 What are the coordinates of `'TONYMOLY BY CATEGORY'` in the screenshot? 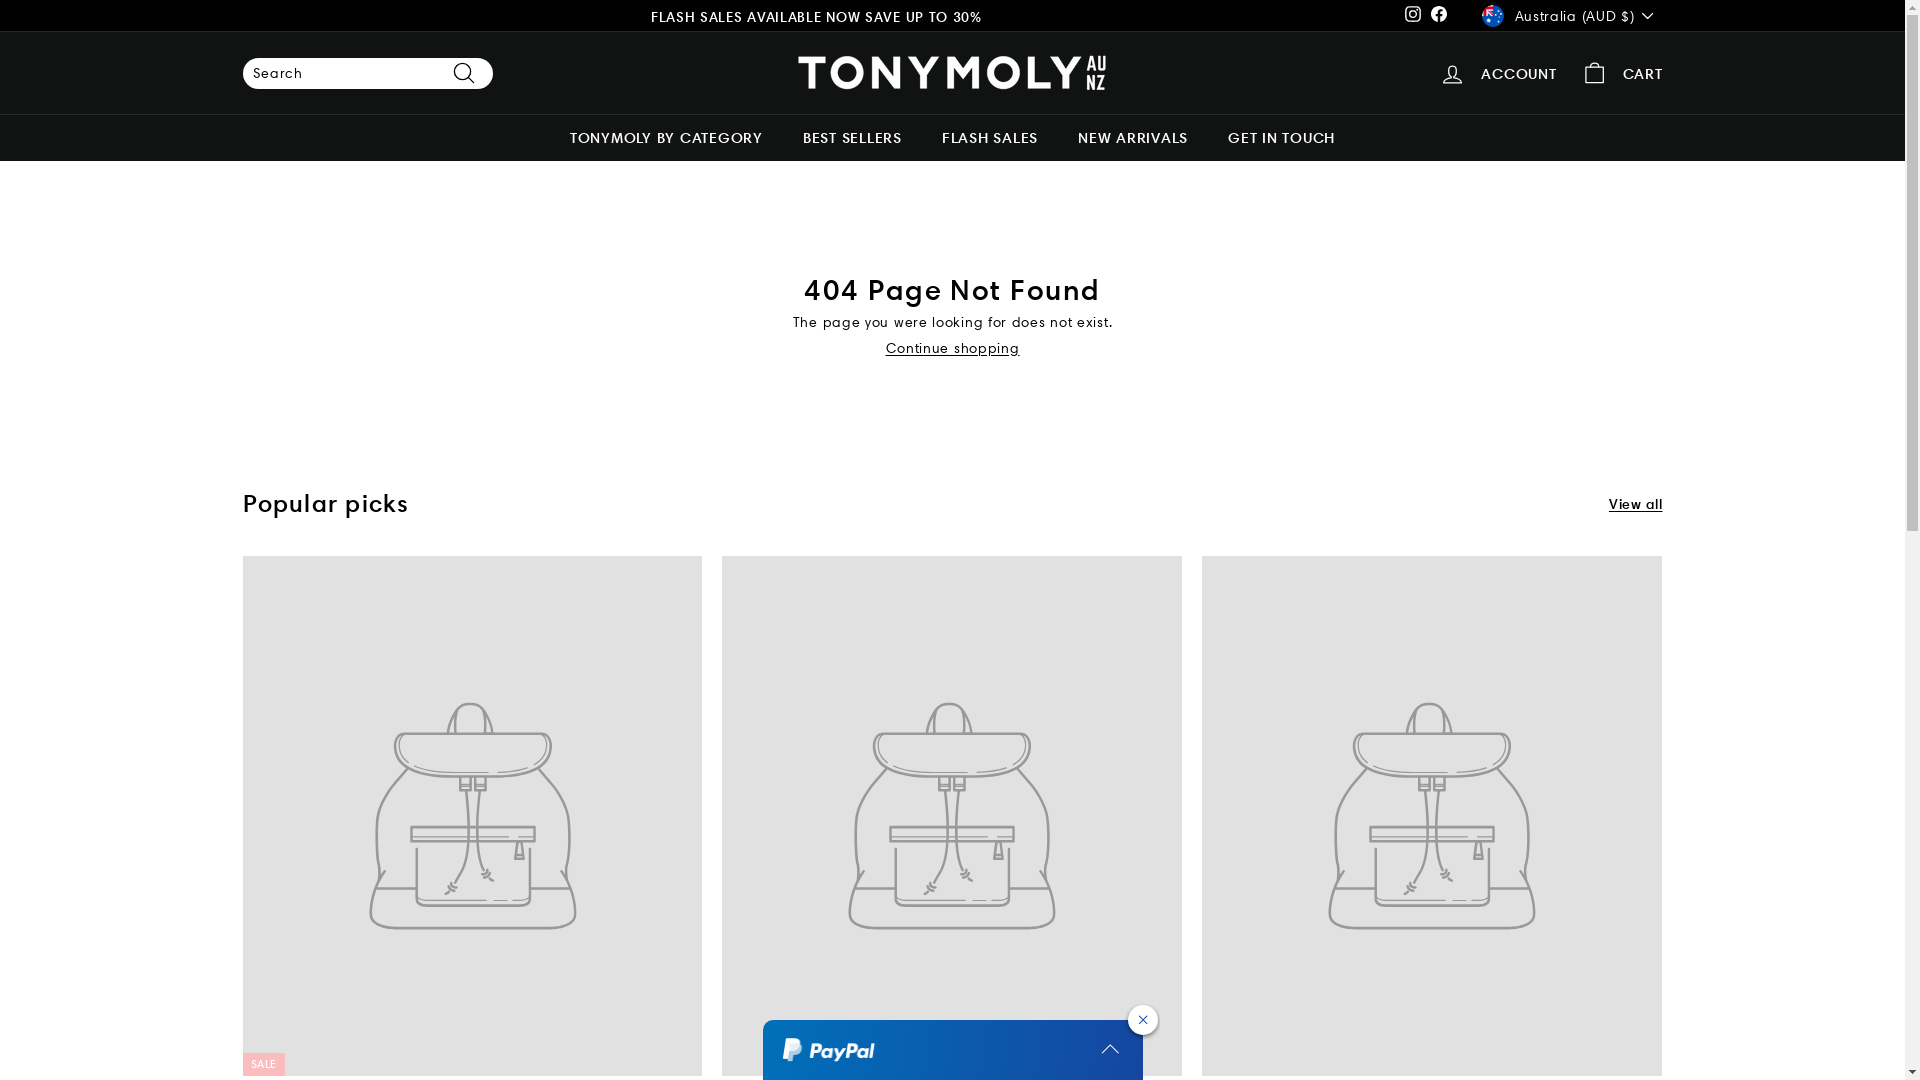 It's located at (550, 136).